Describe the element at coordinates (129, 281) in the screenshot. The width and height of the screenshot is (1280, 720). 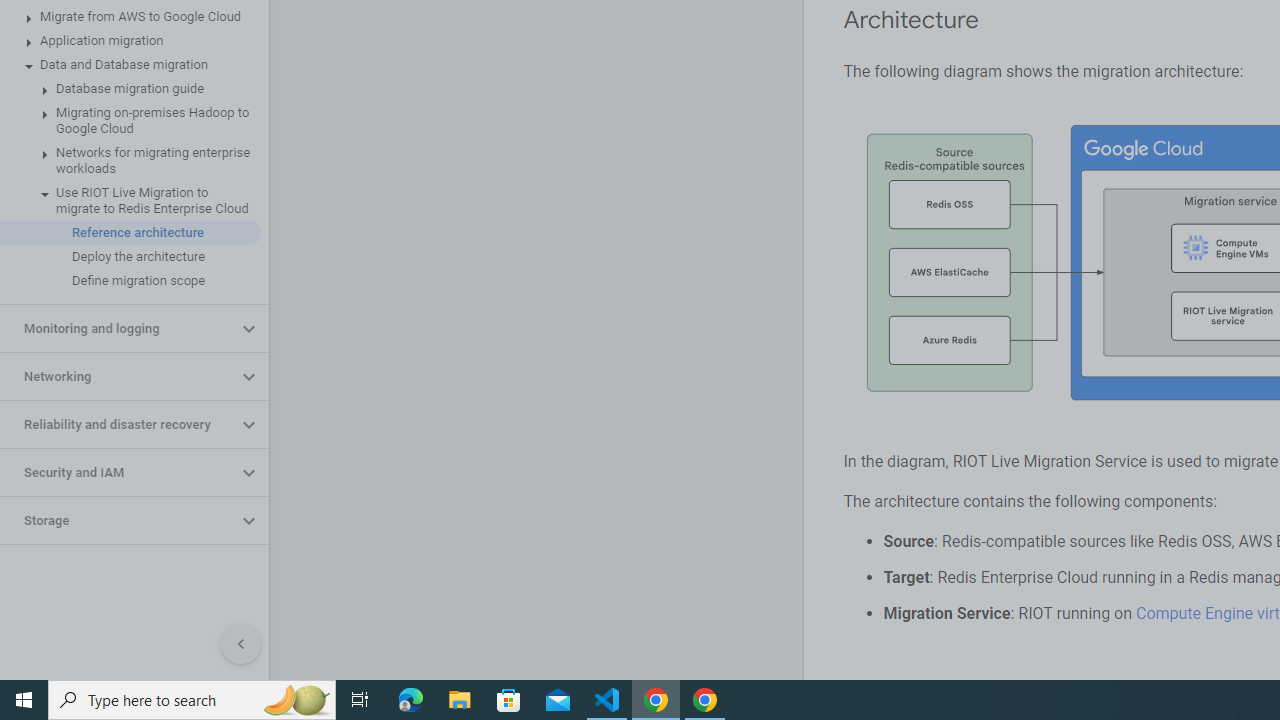
I see `'Define migration scope'` at that location.